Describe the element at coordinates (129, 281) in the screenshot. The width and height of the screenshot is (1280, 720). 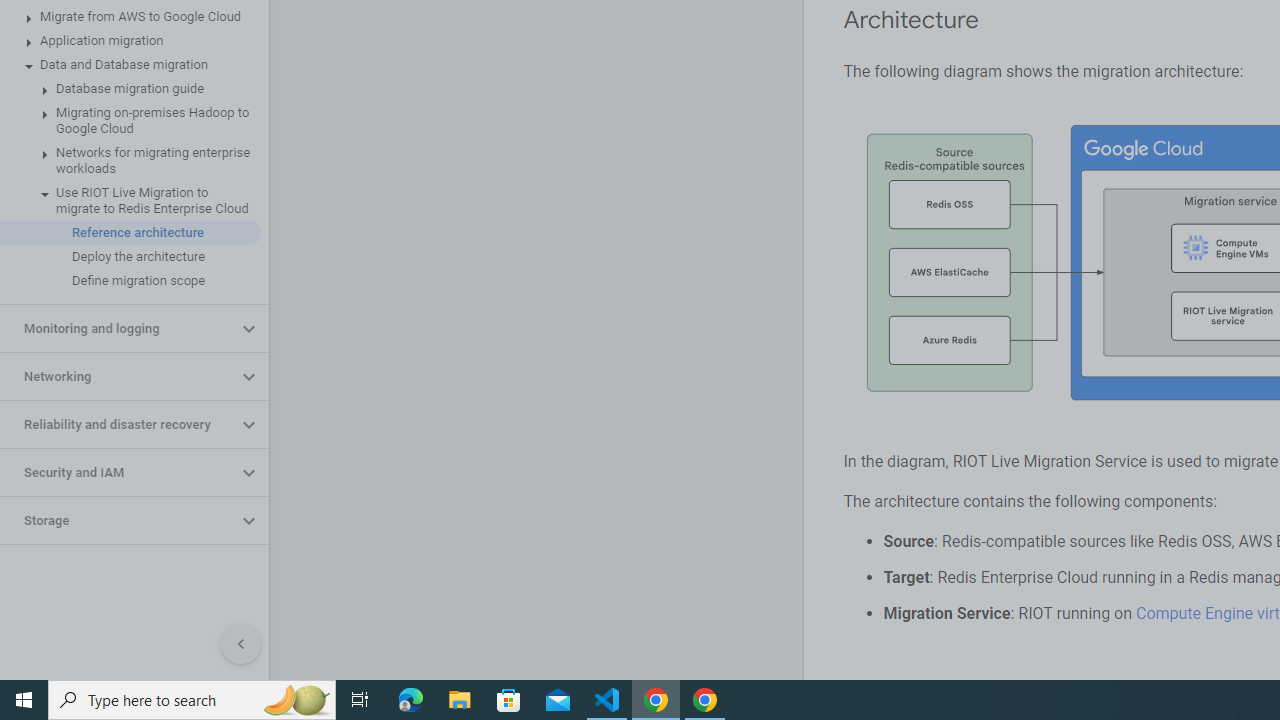
I see `'Define migration scope'` at that location.